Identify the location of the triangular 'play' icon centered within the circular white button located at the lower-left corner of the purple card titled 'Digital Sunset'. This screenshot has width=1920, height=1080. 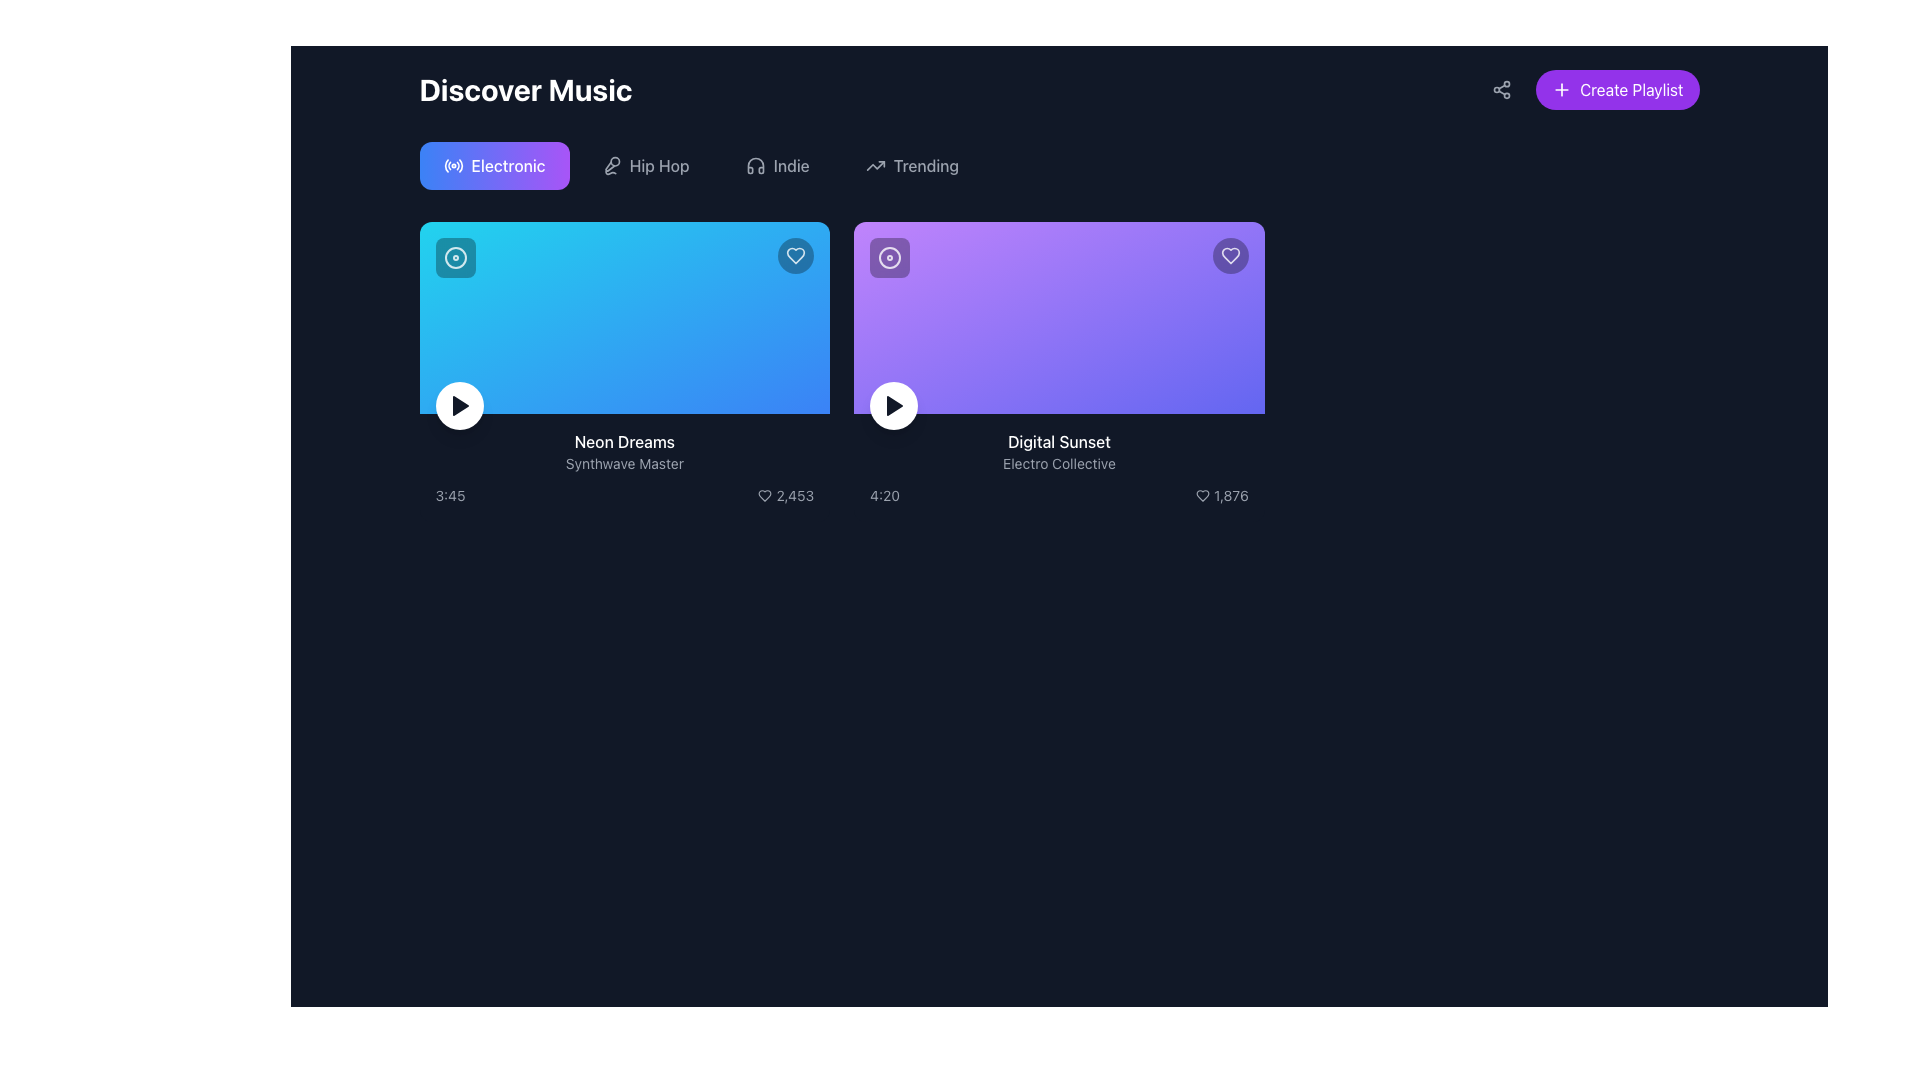
(893, 405).